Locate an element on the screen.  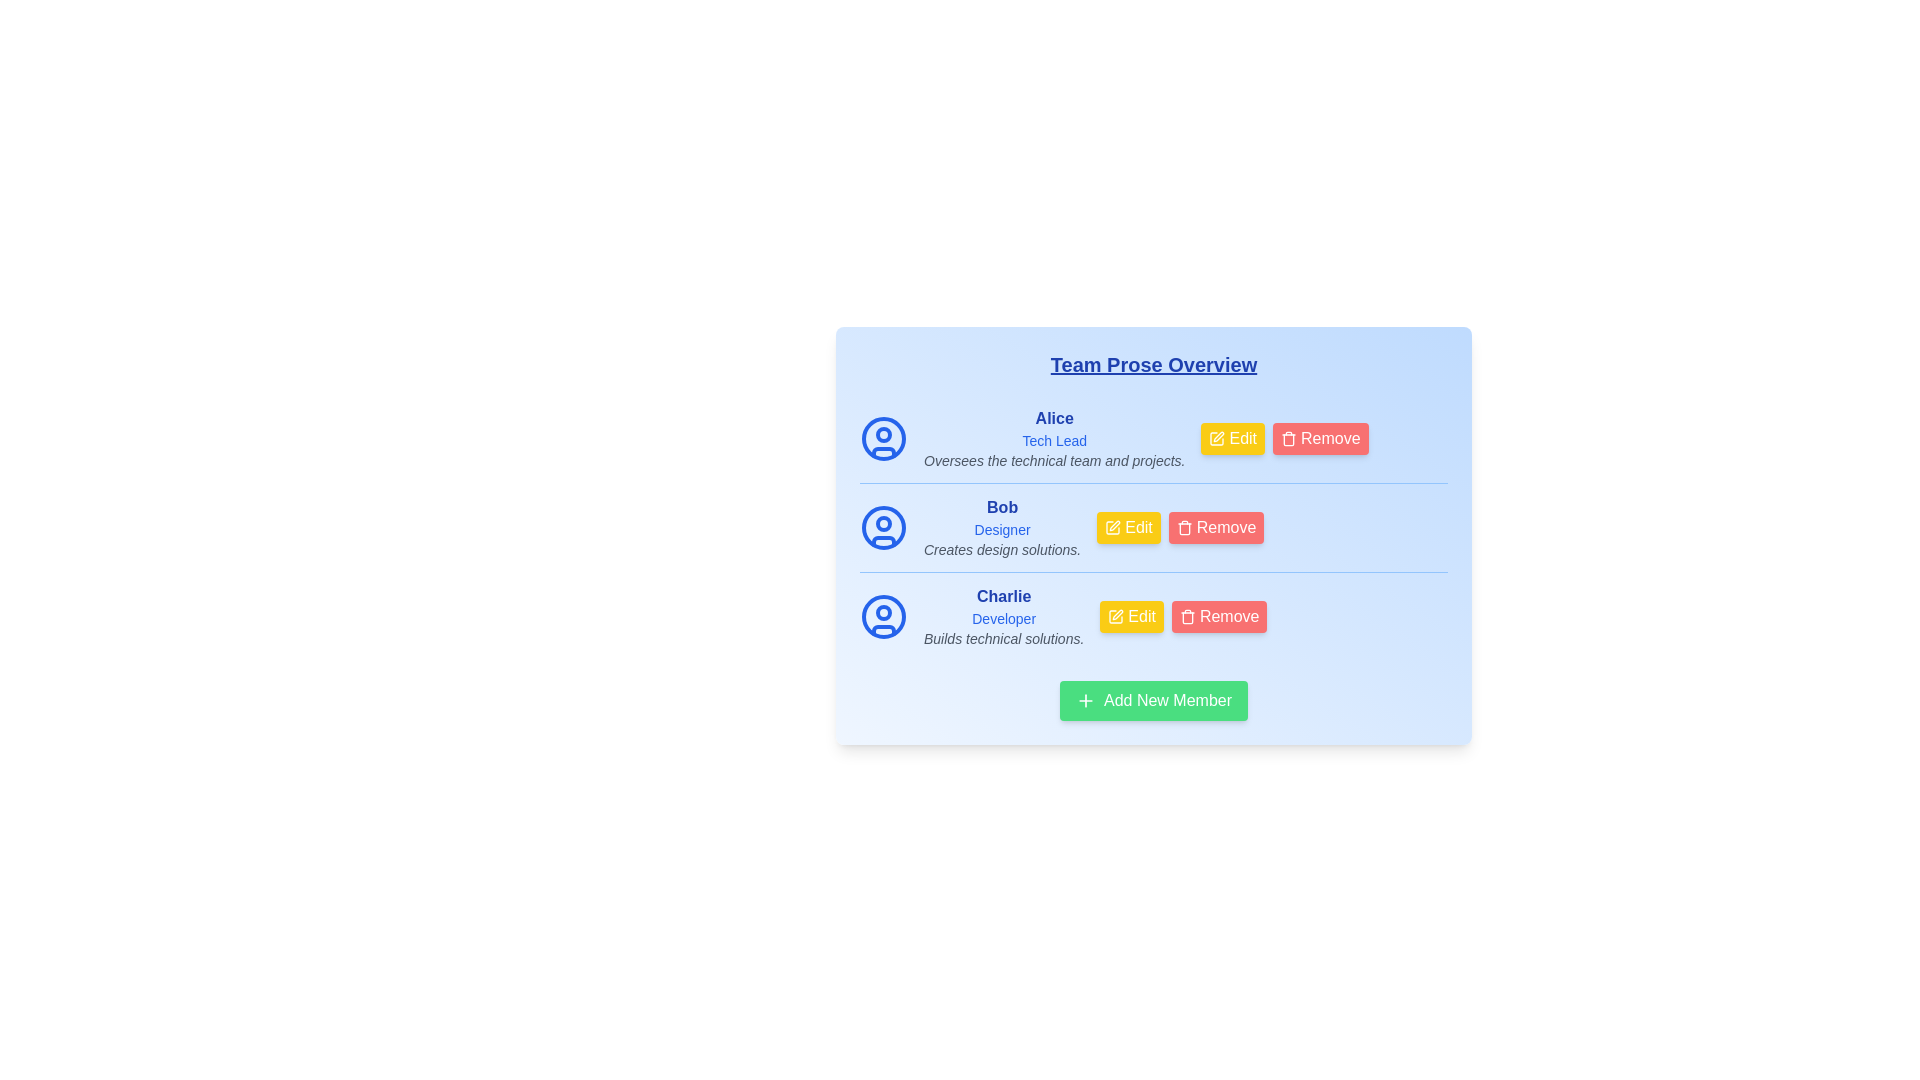
the text label displaying 'Remove' with a light red background is located at coordinates (1226, 616).